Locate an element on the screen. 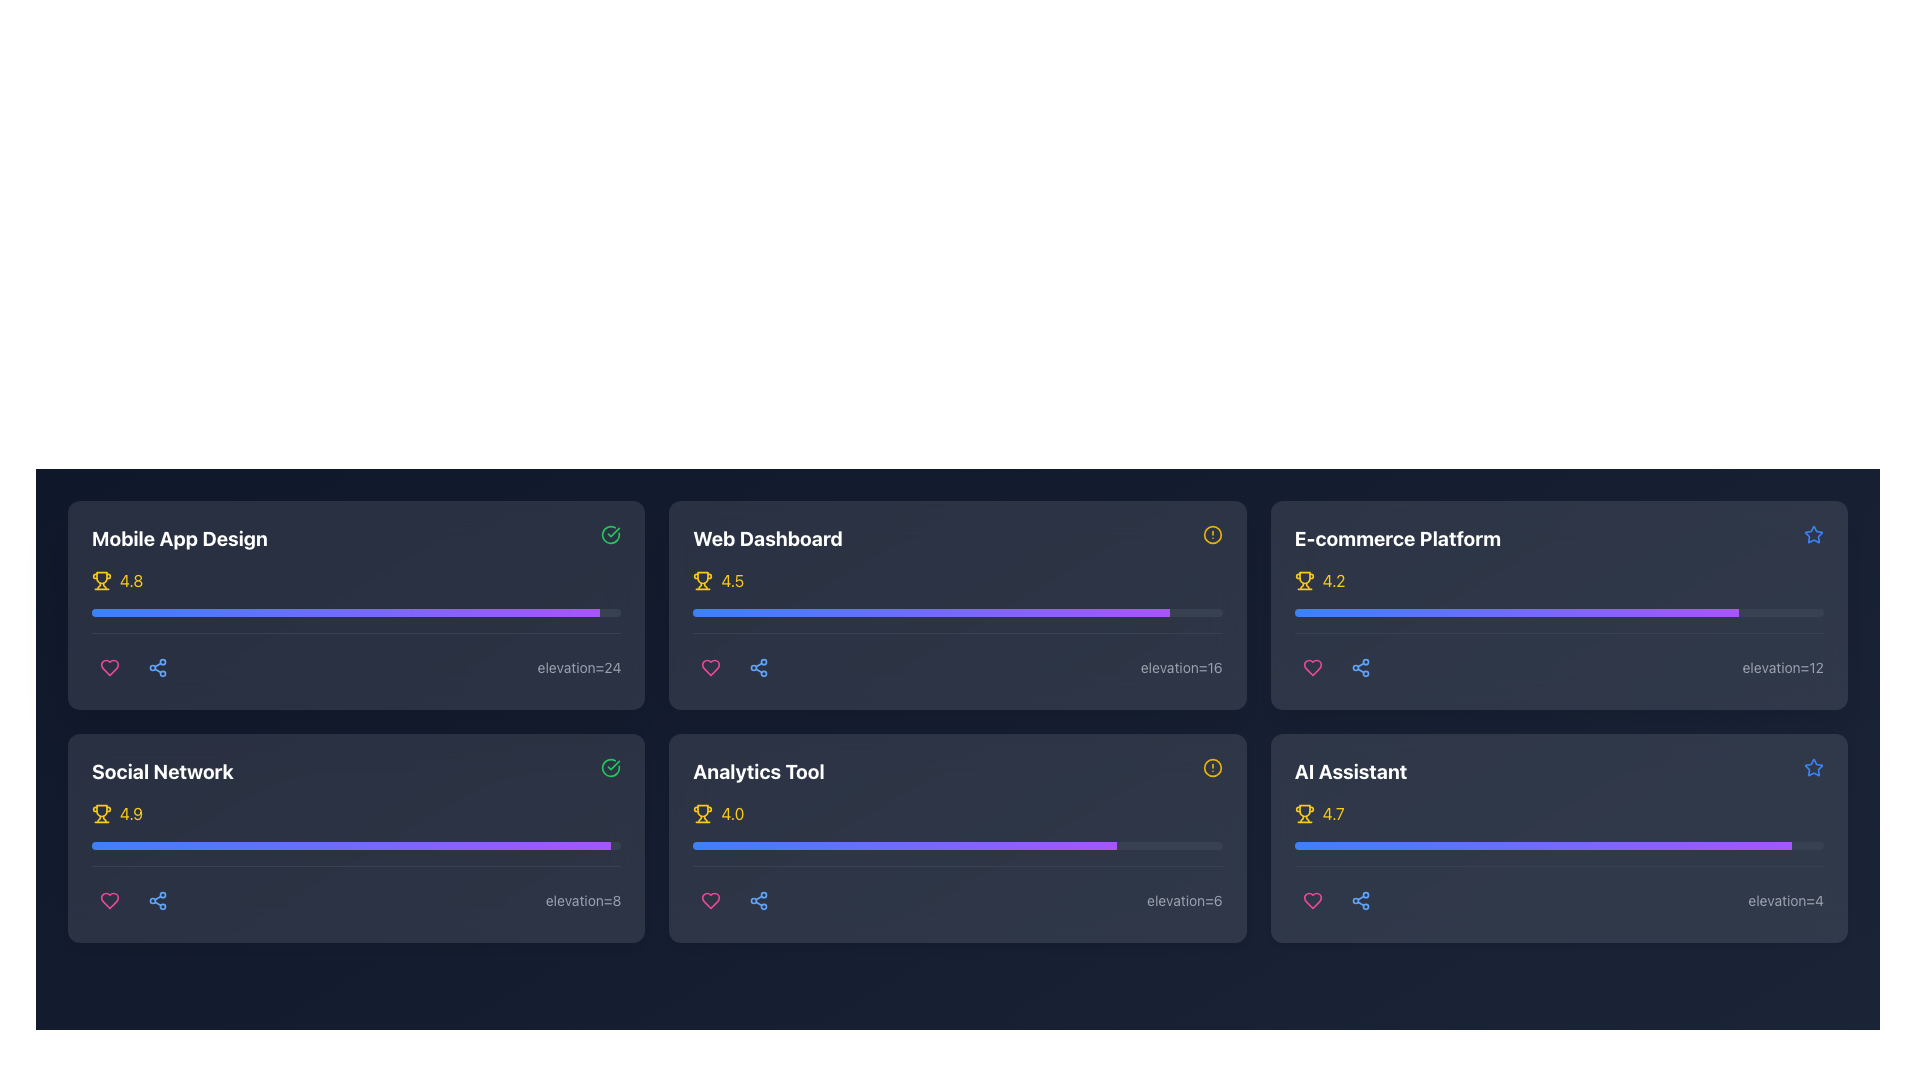 This screenshot has height=1080, width=1920. the yellow numeral value '4.7' displayed in the 'AI Assistant' card, which indicates a rating or score is located at coordinates (1333, 813).